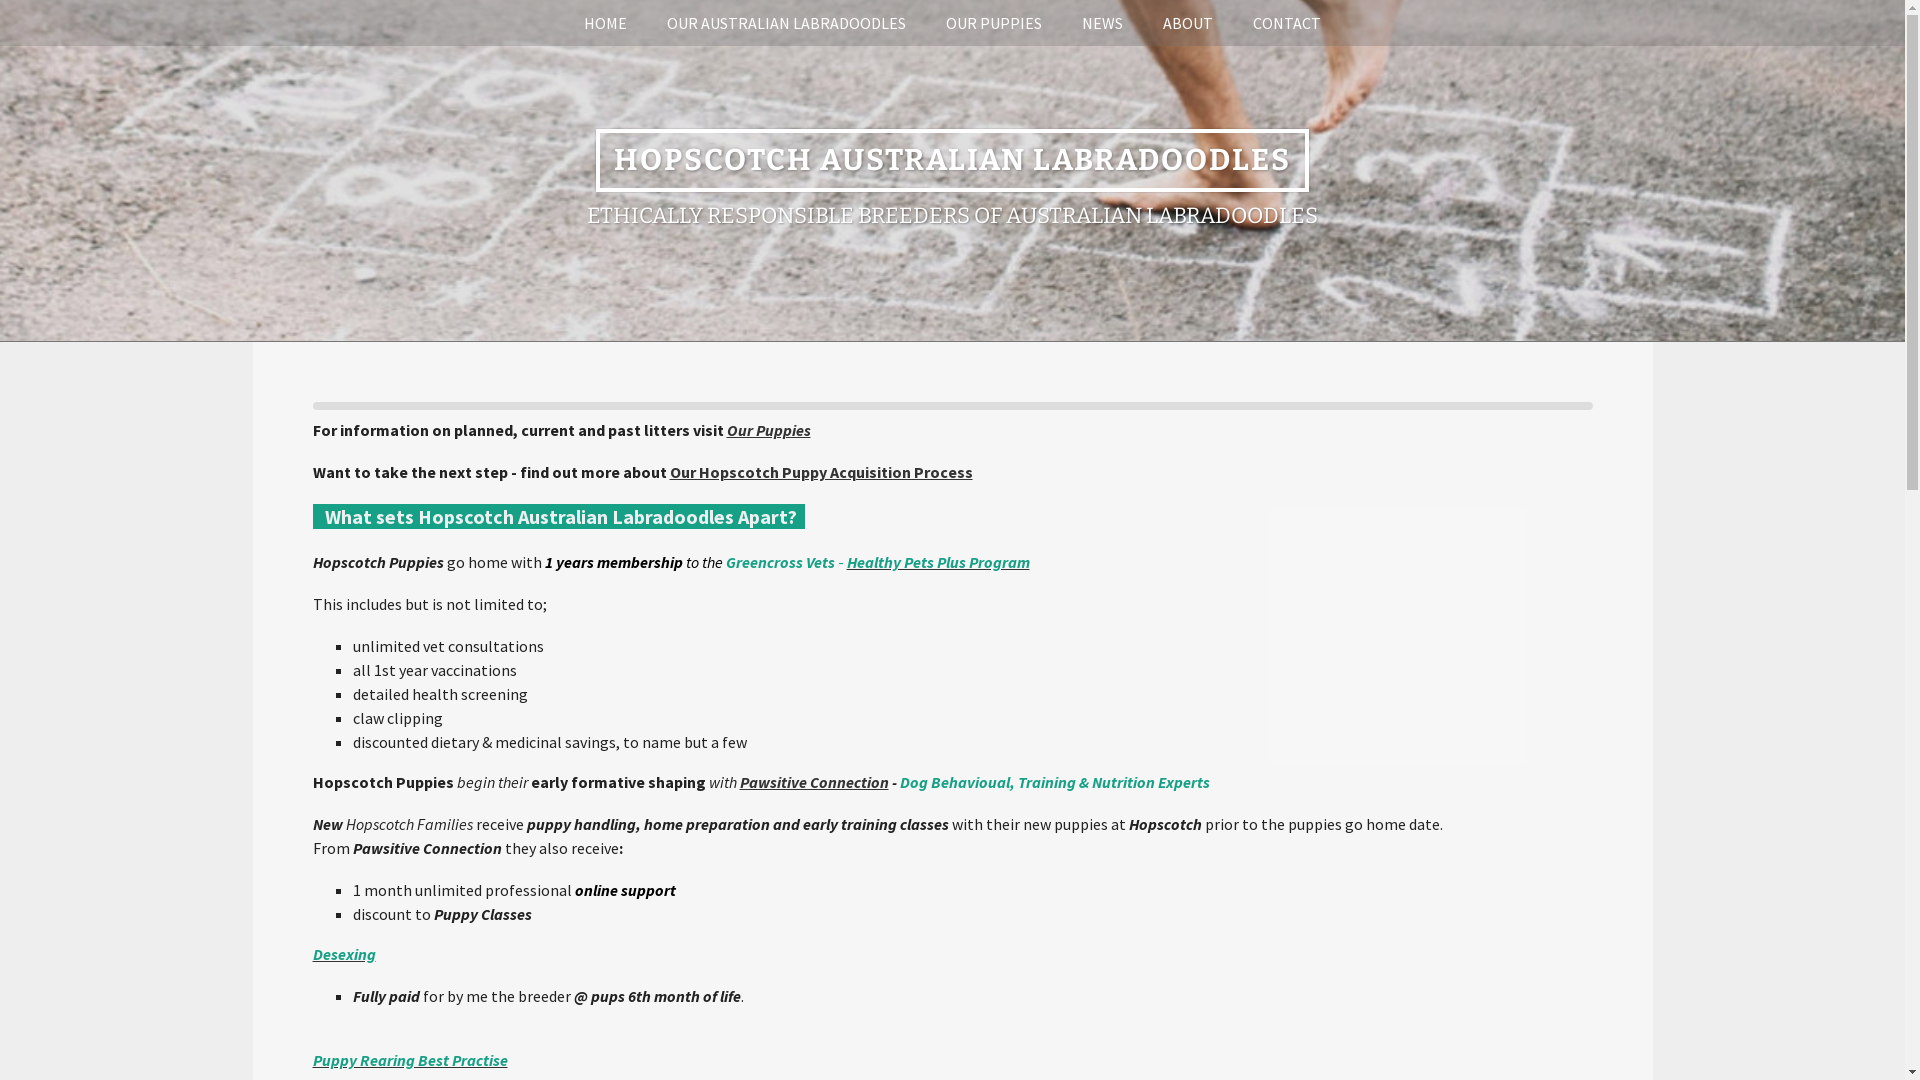 The width and height of the screenshot is (1920, 1080). I want to click on 'NEWS', so click(1060, 23).